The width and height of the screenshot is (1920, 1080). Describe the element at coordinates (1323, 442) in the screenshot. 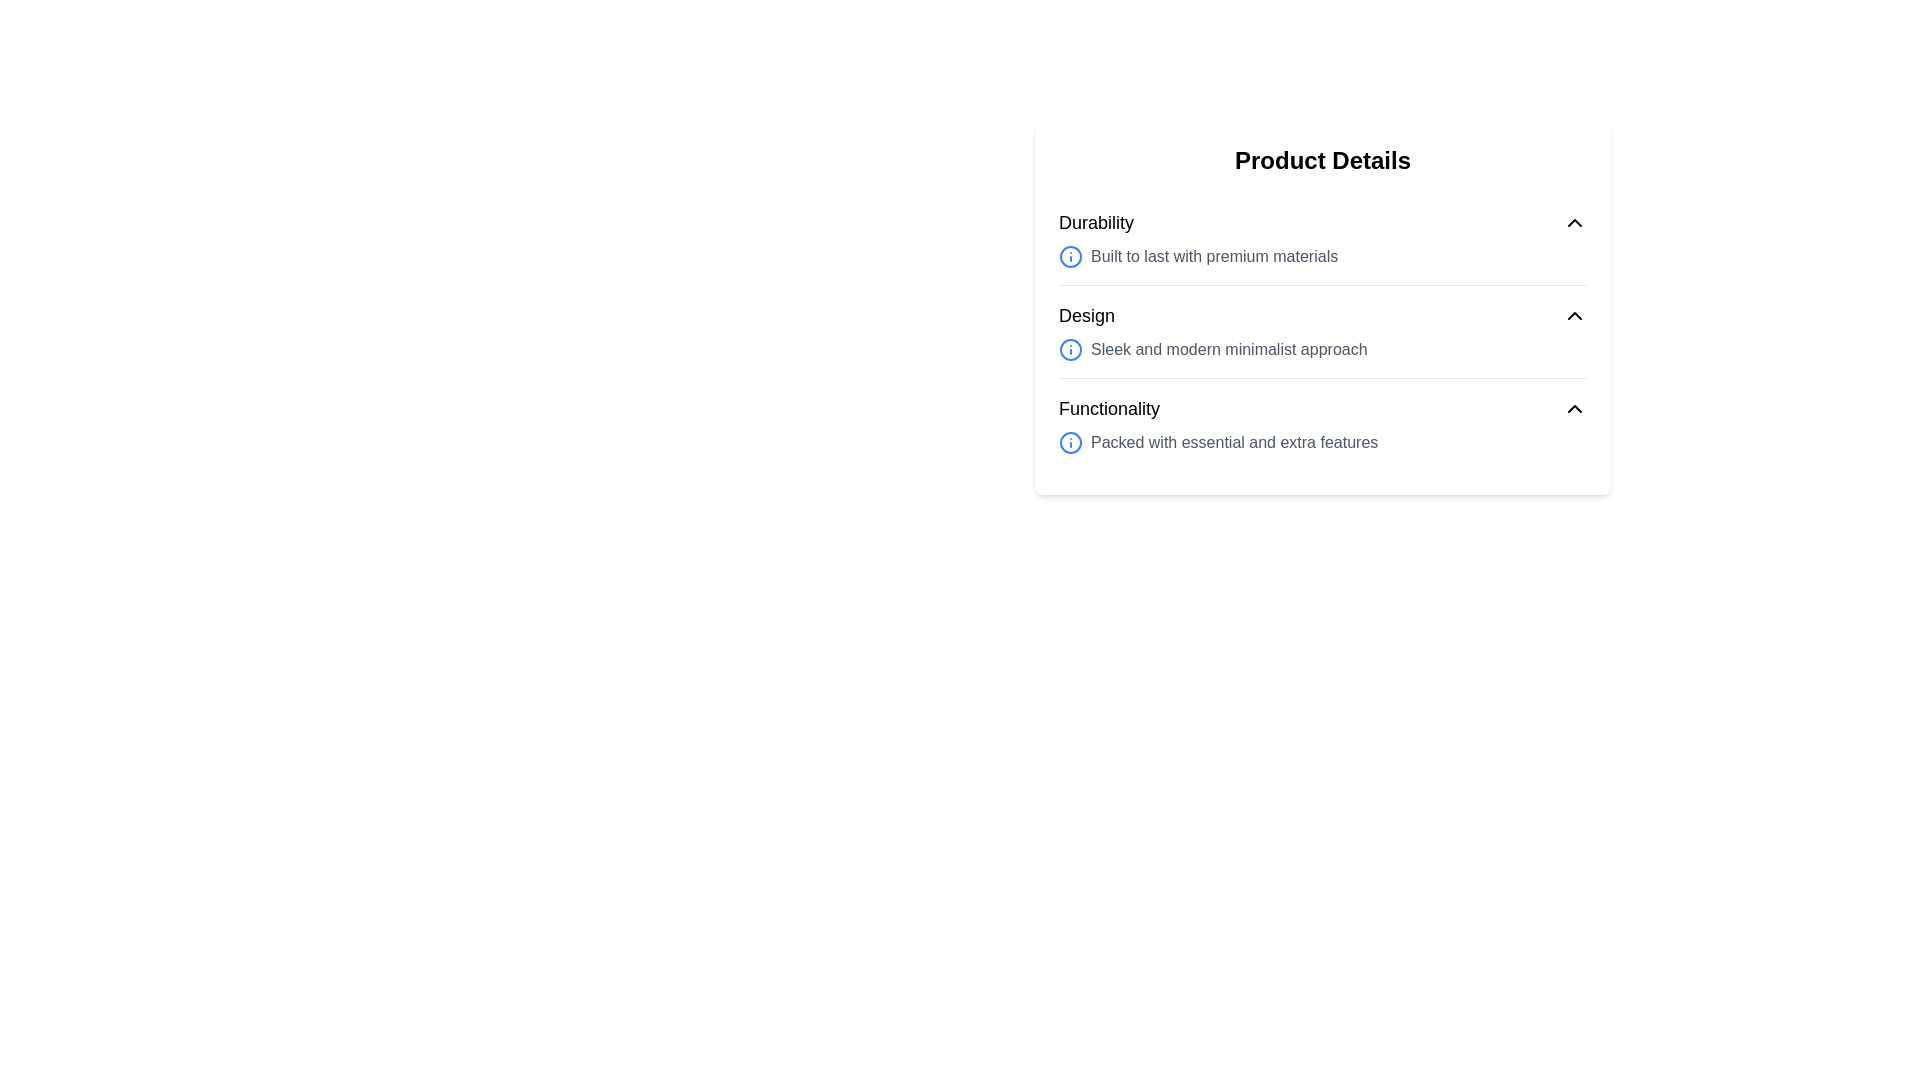

I see `the Text Label that reads 'Packed with essential and extra features' located under the 'Functionality' section, next to the blue circled 'i' icon` at that location.